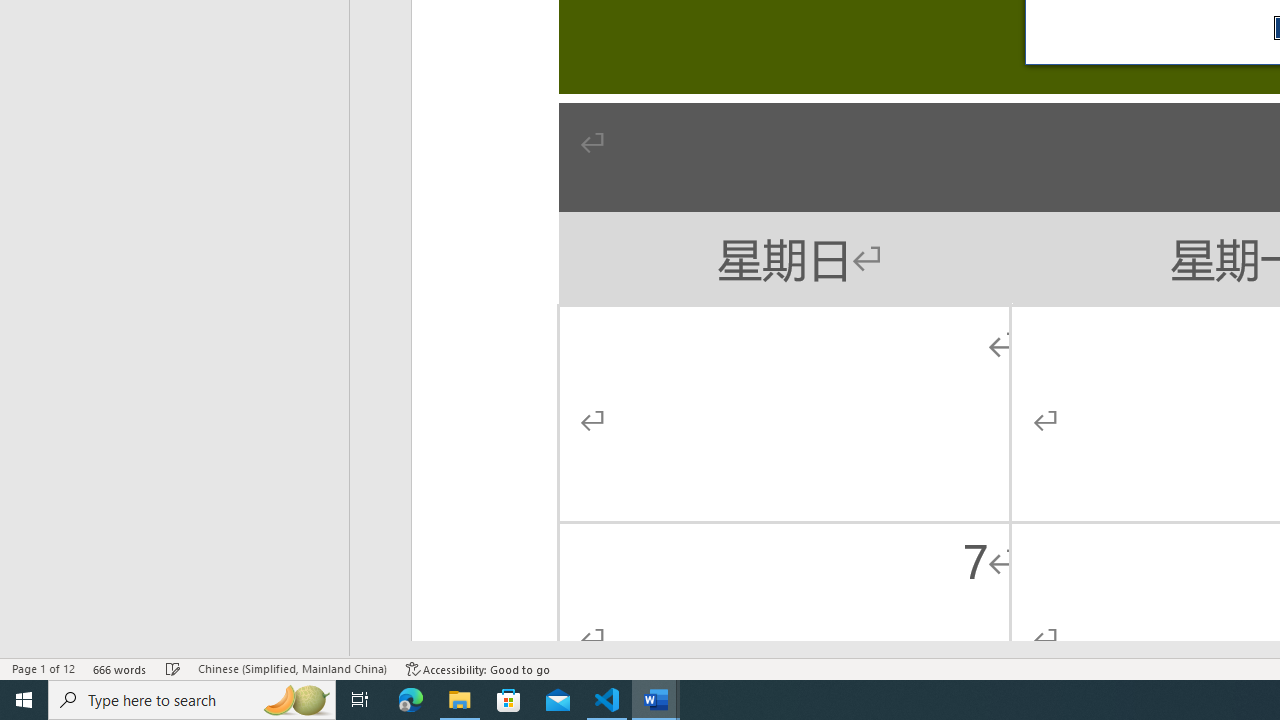 The width and height of the screenshot is (1280, 720). Describe the element at coordinates (509, 698) in the screenshot. I see `'Microsoft Store'` at that location.